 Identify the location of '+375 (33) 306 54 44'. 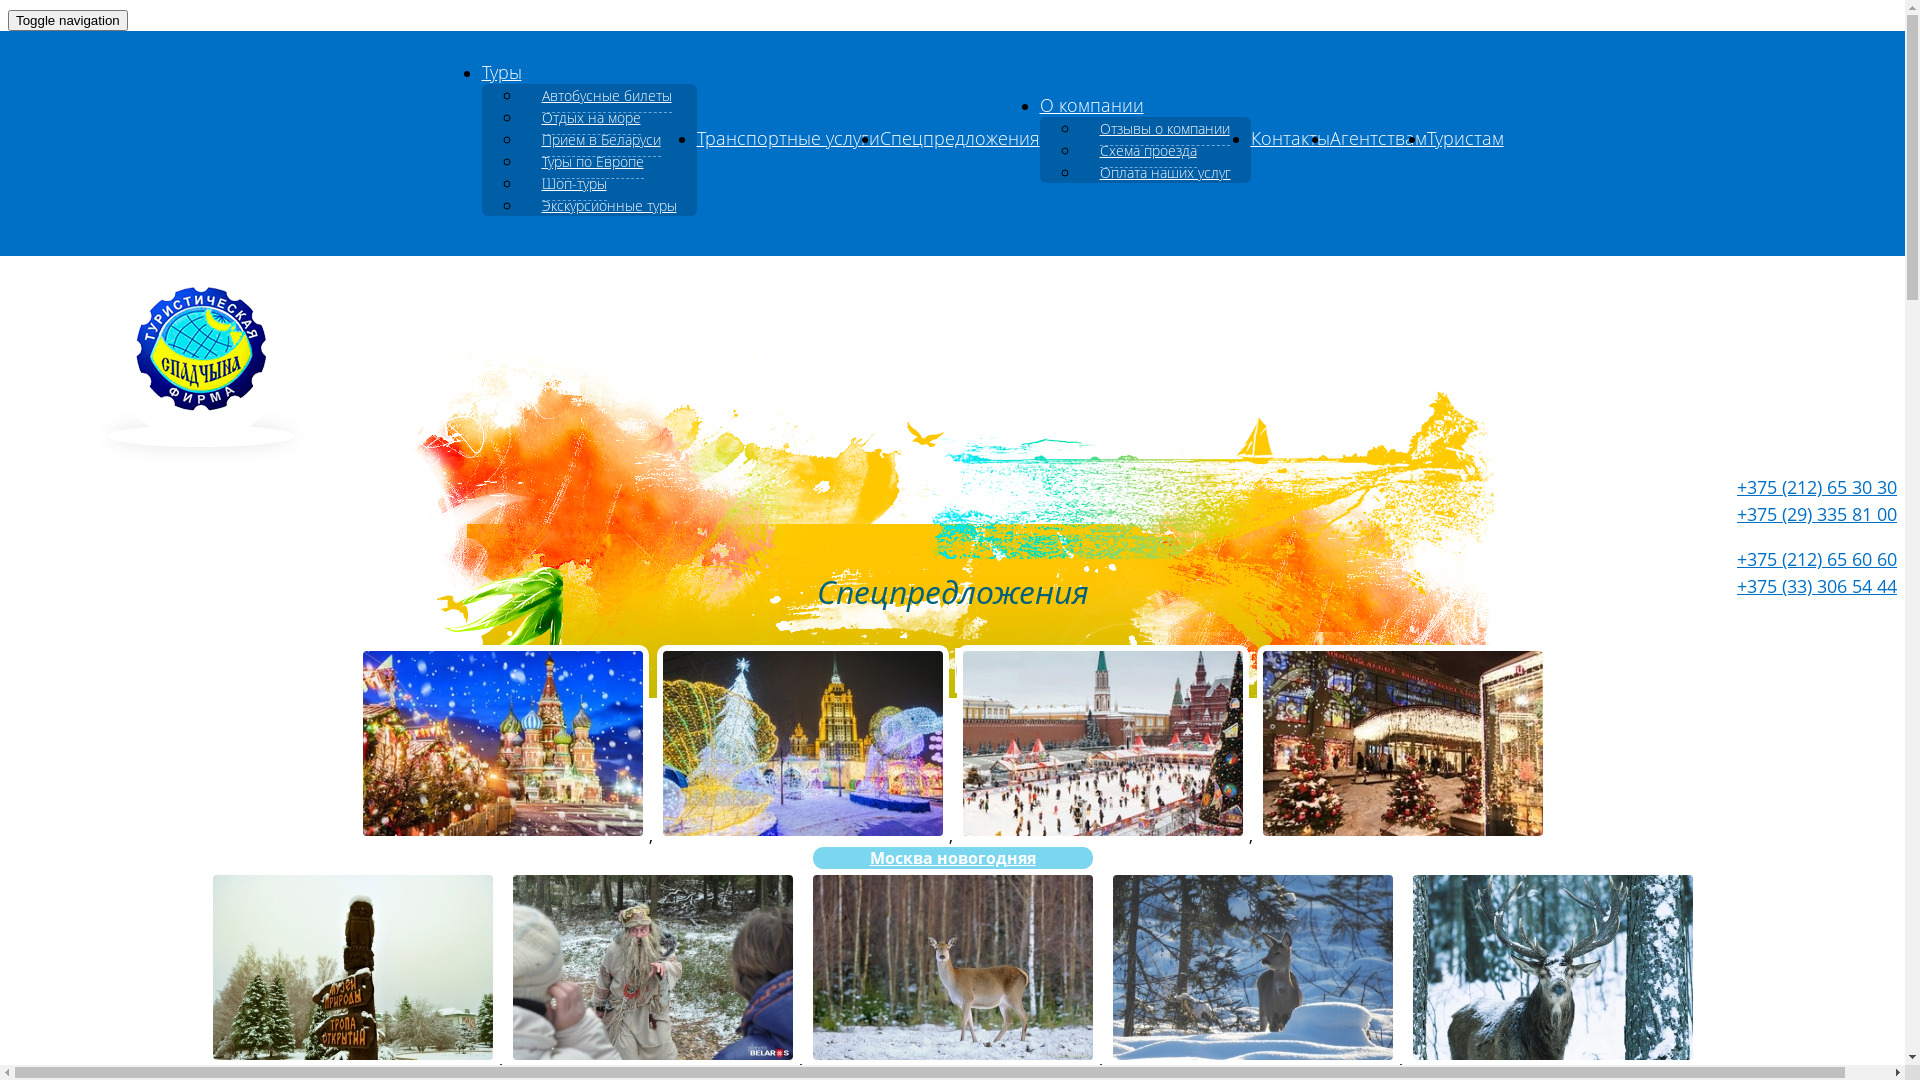
(1817, 585).